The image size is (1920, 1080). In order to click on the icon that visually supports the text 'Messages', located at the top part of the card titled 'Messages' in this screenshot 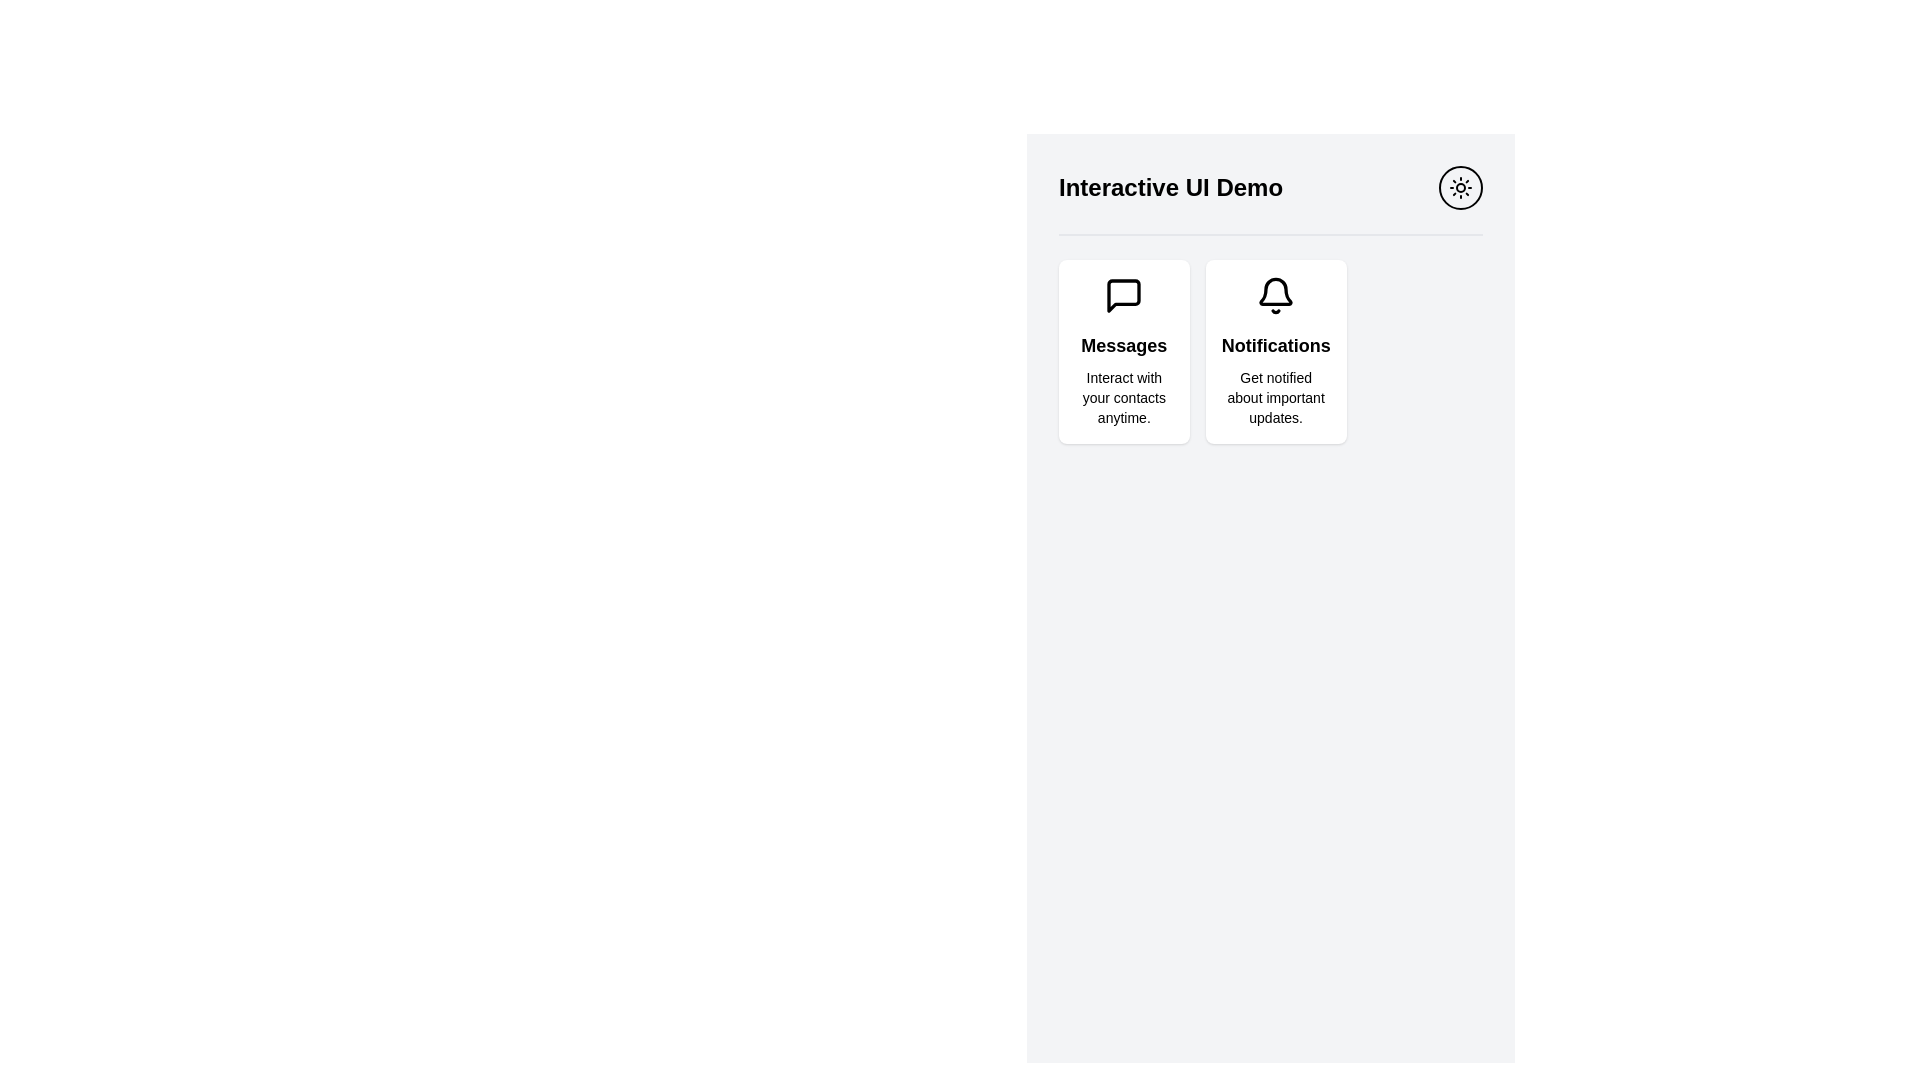, I will do `click(1124, 296)`.